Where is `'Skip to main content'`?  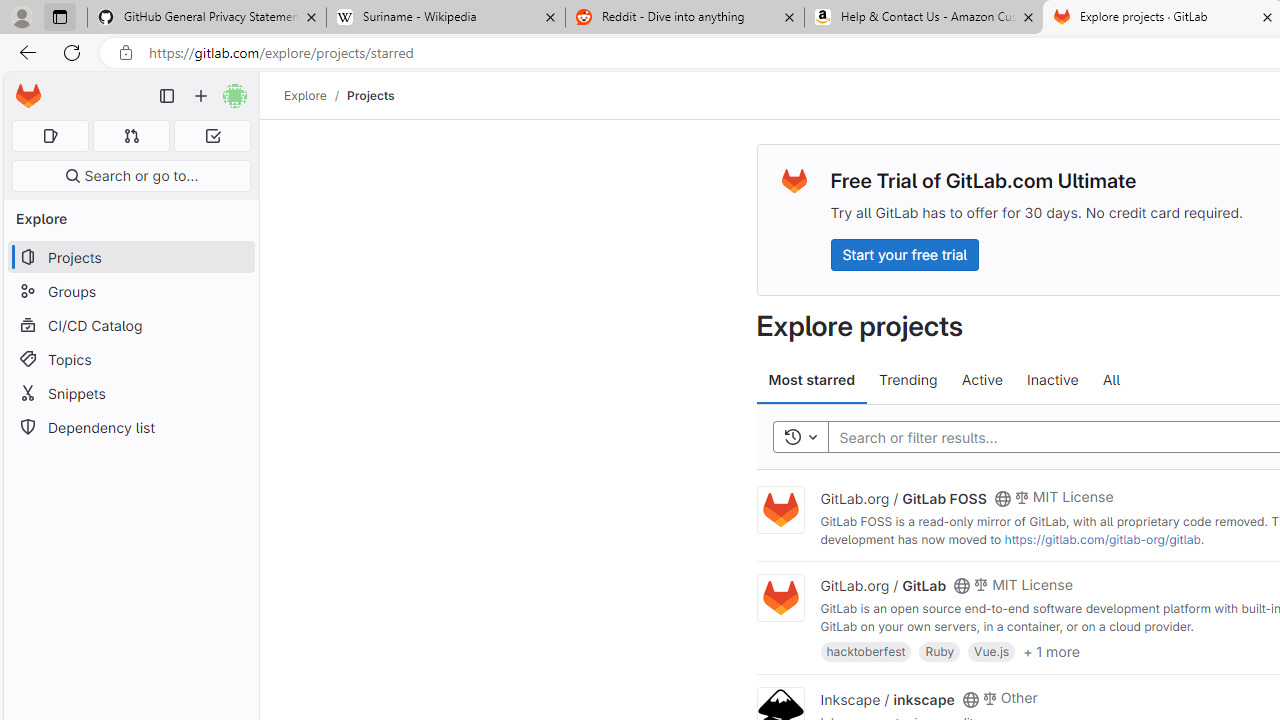
'Skip to main content' is located at coordinates (23, 86).